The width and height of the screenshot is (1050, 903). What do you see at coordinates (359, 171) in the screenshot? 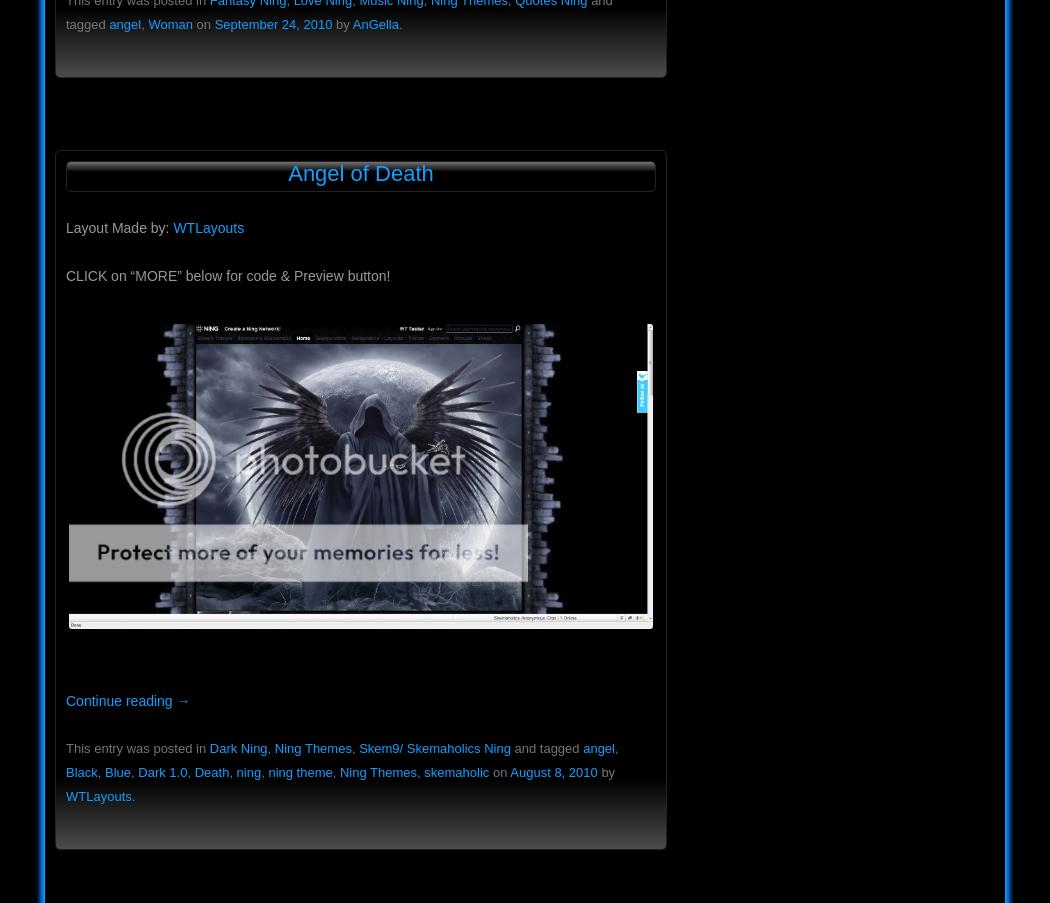
I see `'Angel of Death'` at bounding box center [359, 171].